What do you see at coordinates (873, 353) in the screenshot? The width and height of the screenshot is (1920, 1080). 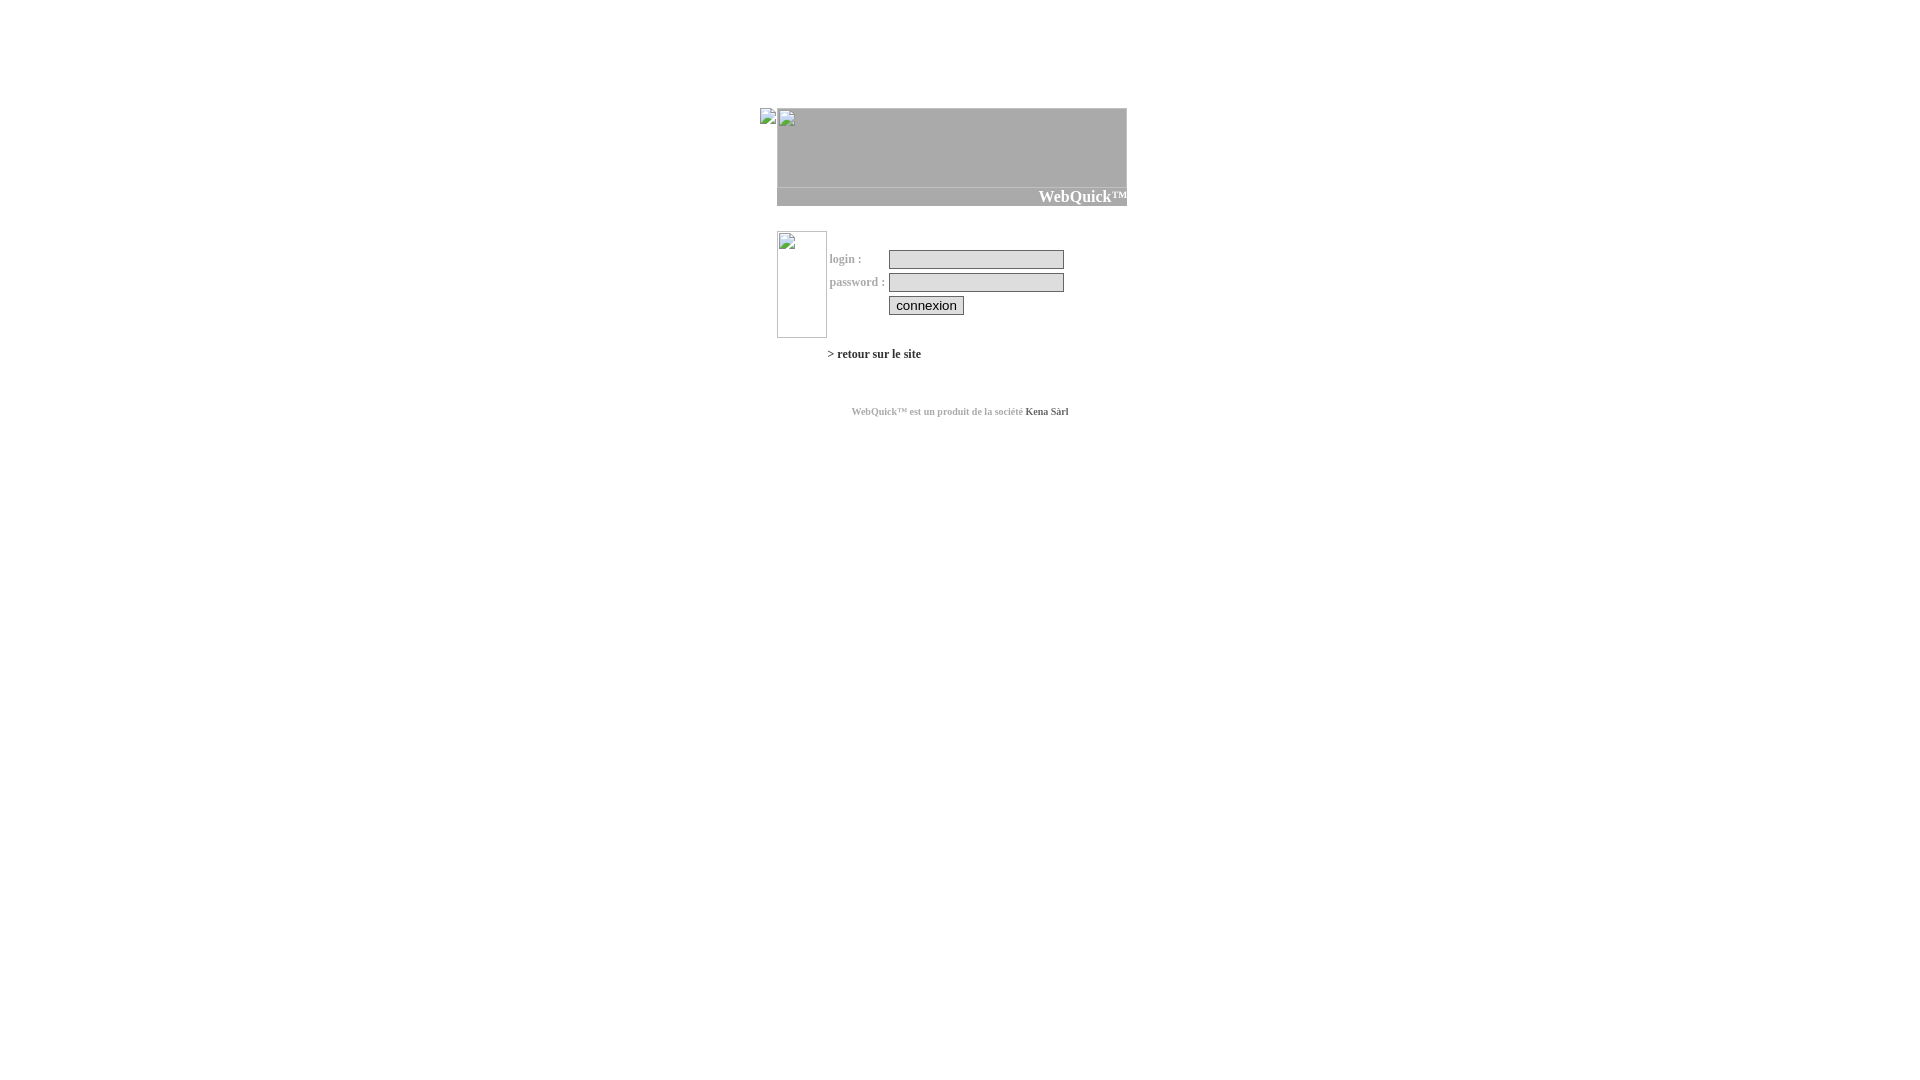 I see `'> retour sur le site'` at bounding box center [873, 353].